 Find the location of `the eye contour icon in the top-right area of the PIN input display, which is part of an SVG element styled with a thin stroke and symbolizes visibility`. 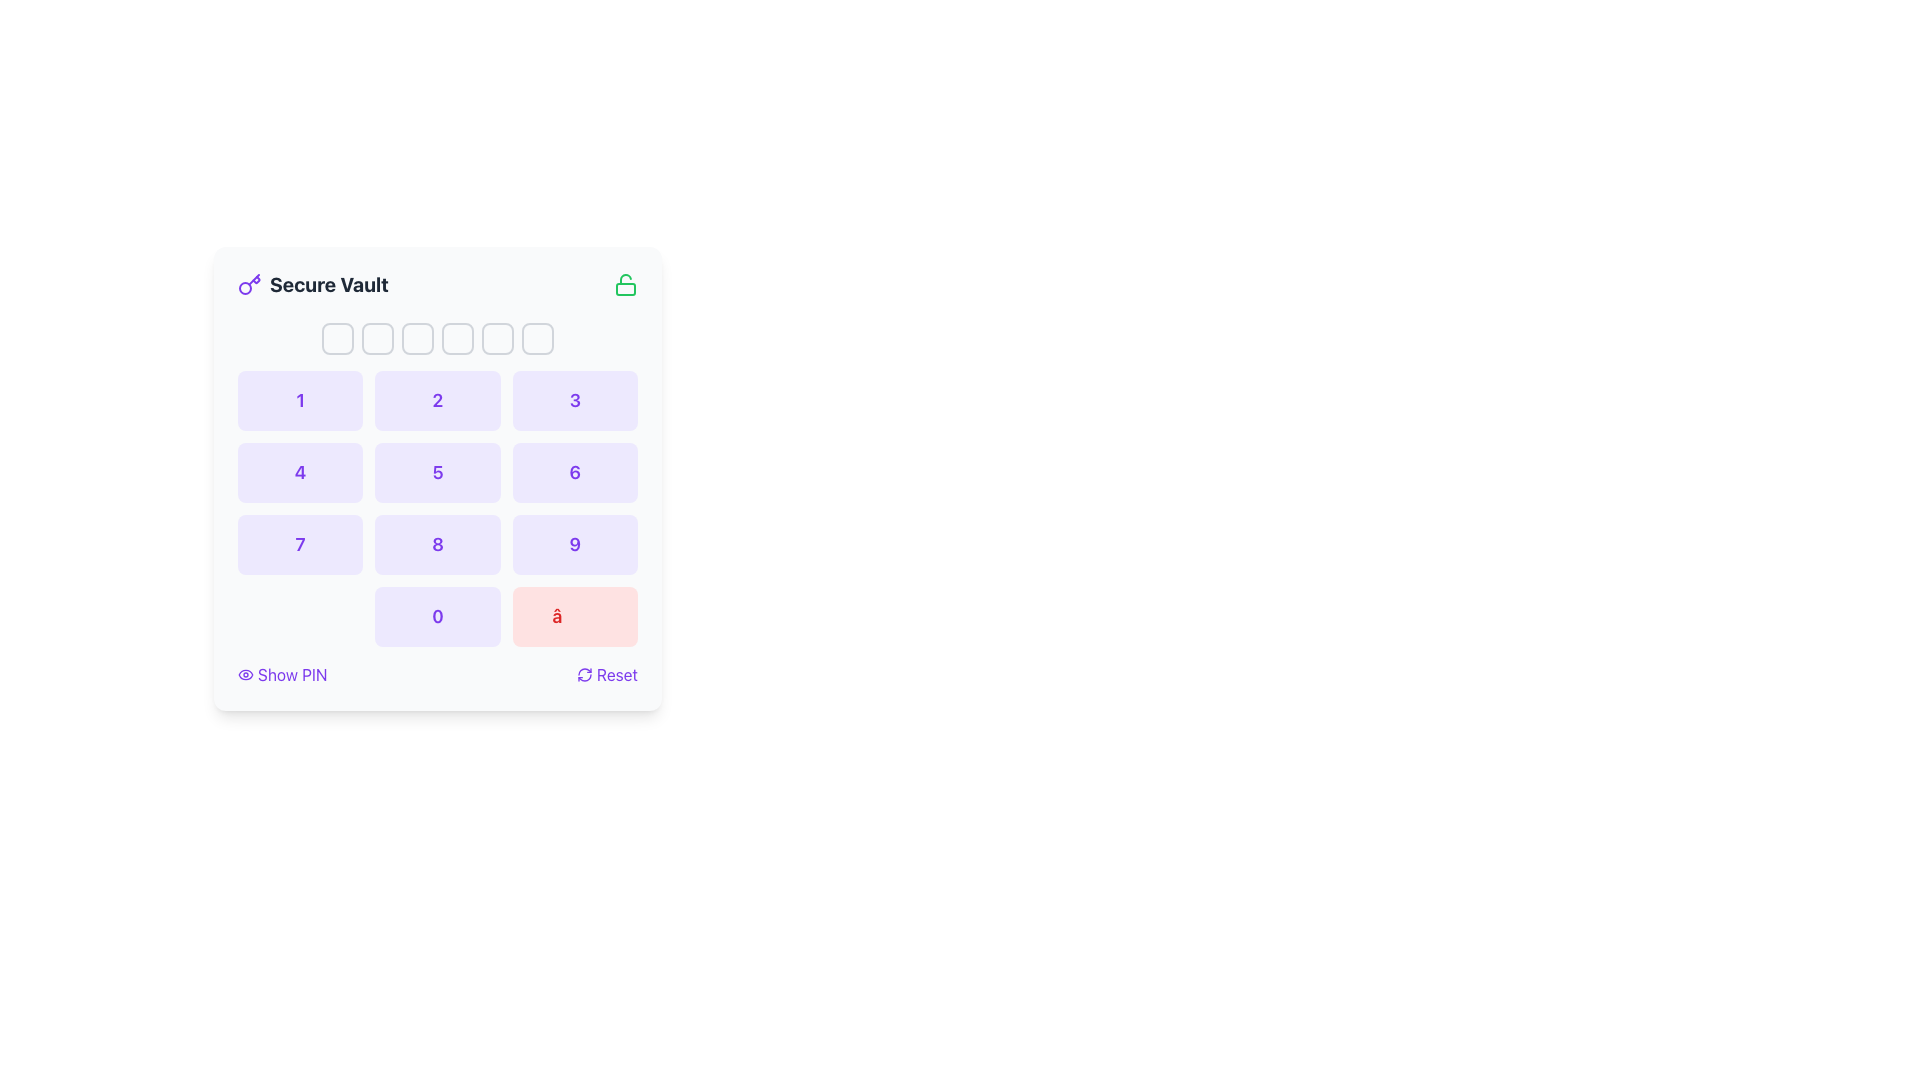

the eye contour icon in the top-right area of the PIN input display, which is part of an SVG element styled with a thin stroke and symbolizes visibility is located at coordinates (244, 675).